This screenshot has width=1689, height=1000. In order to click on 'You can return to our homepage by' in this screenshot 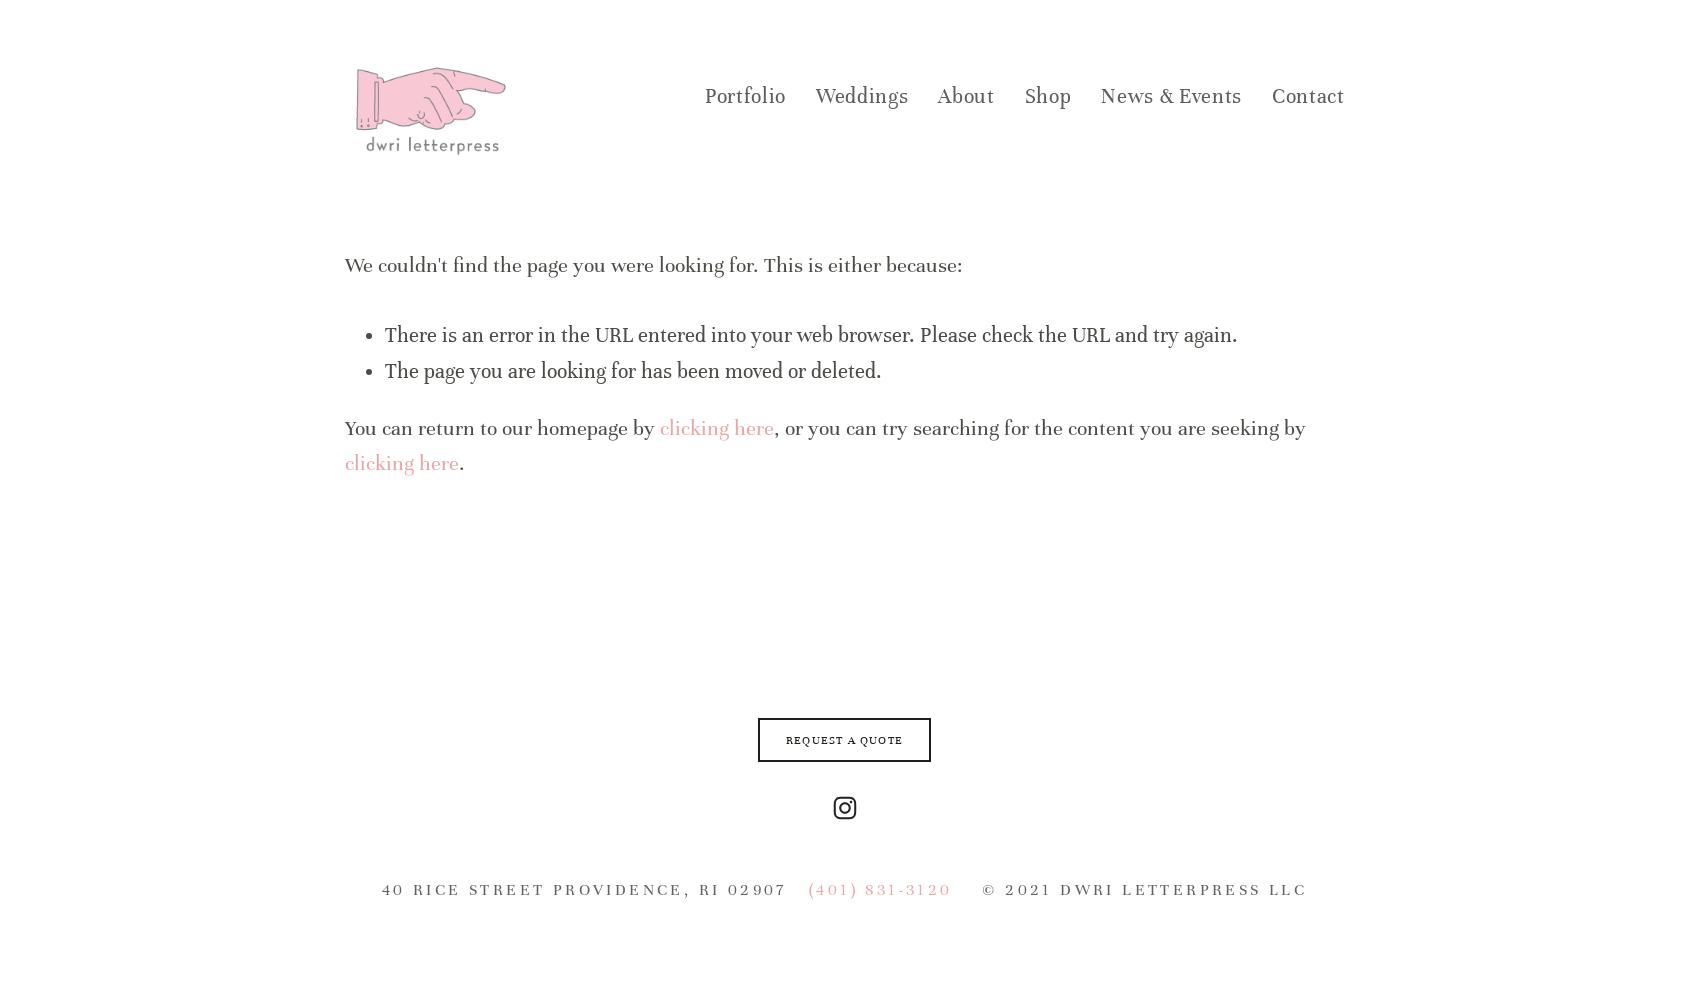, I will do `click(501, 427)`.